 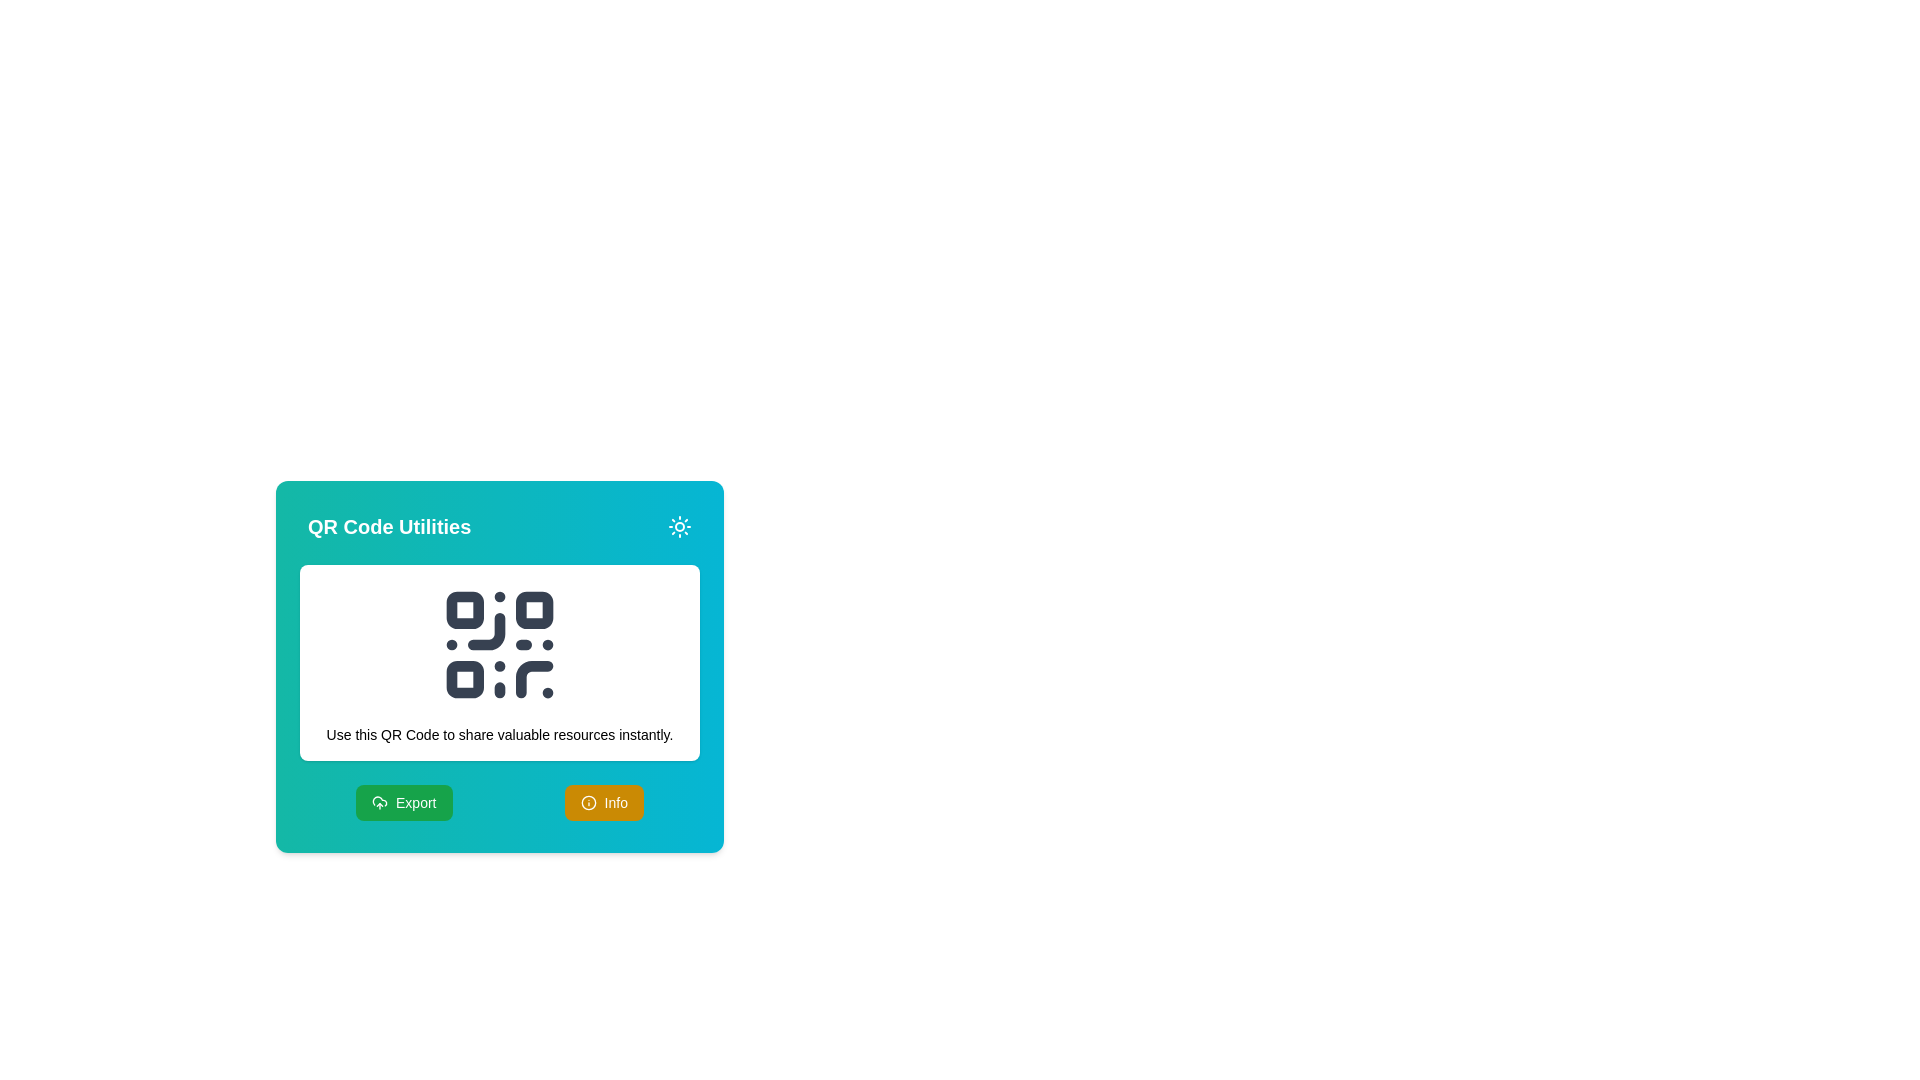 What do you see at coordinates (587, 801) in the screenshot?
I see `the circular icon with a yellow background and white border, featuring a small 'i' sign, located within the 'Info' button near the bottom-right corner of the card` at bounding box center [587, 801].